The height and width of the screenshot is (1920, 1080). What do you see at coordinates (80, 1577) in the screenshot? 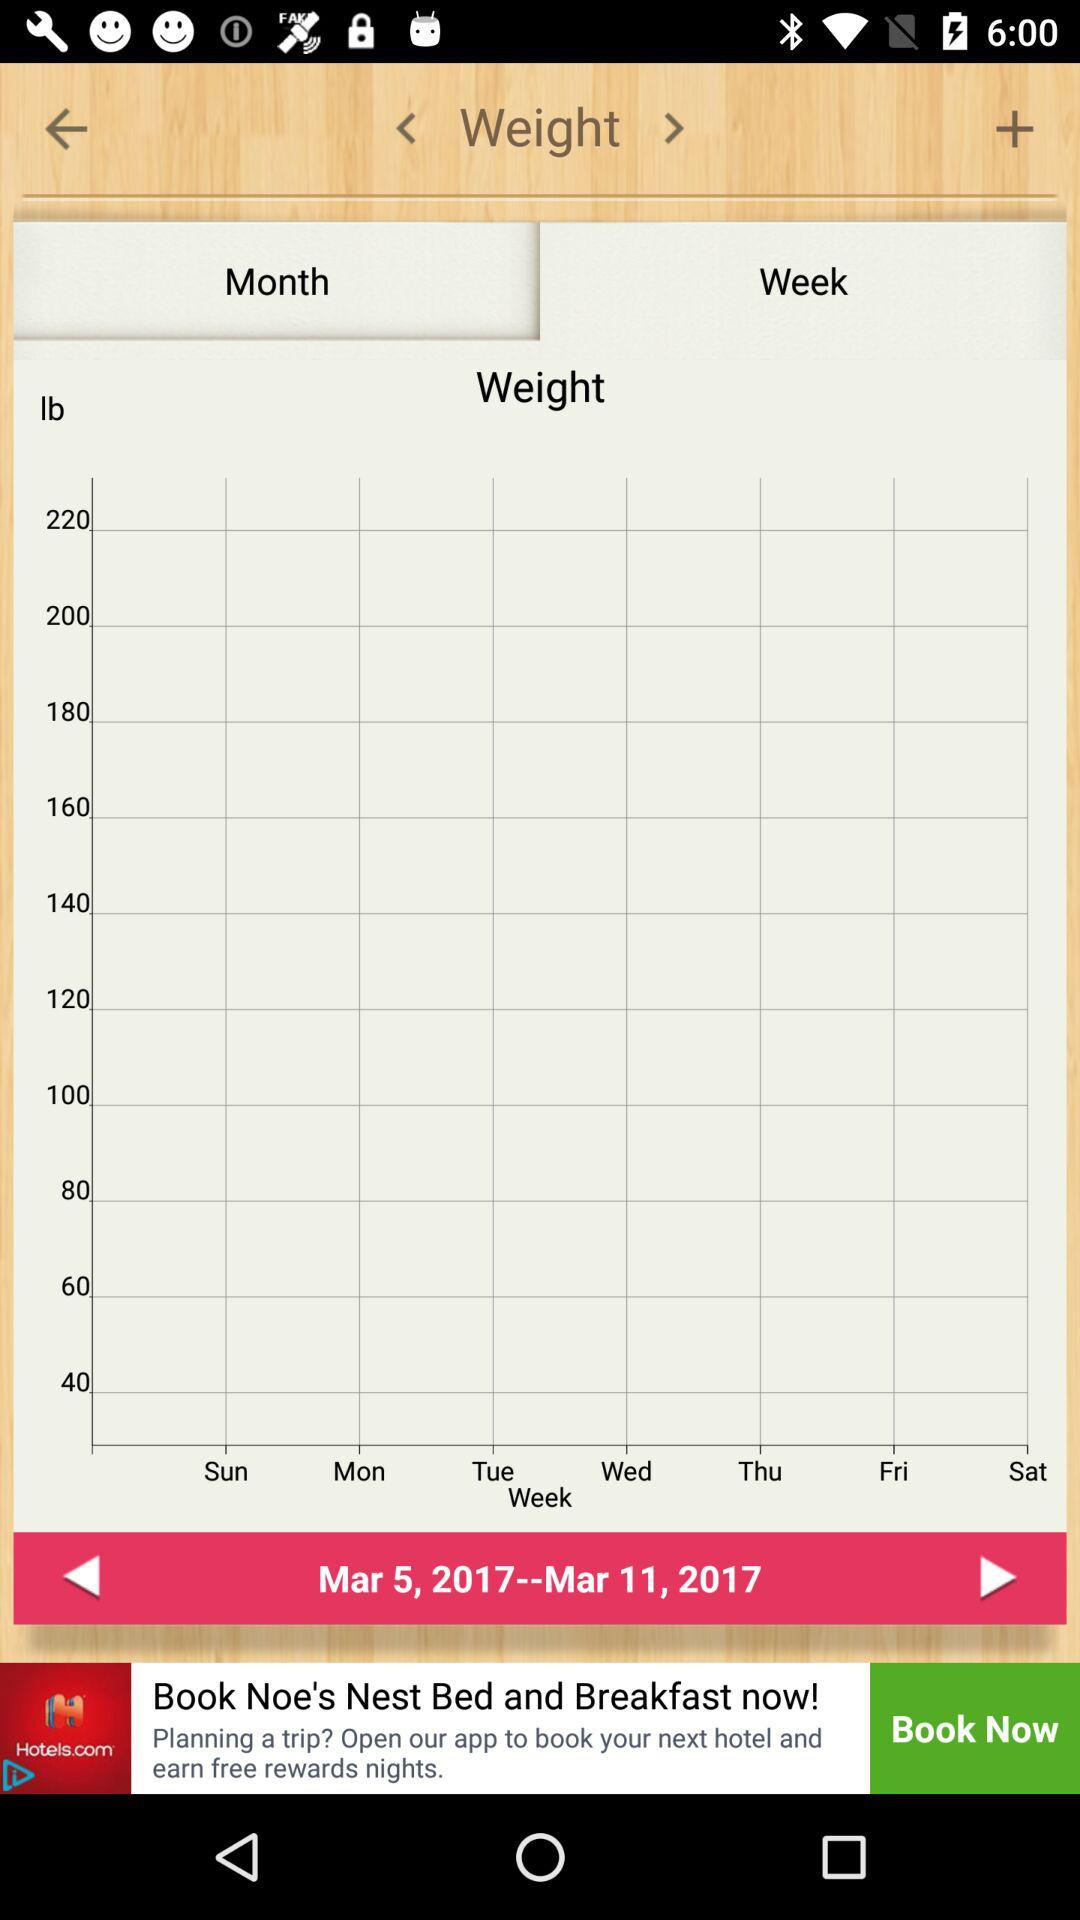
I see `go back` at bounding box center [80, 1577].